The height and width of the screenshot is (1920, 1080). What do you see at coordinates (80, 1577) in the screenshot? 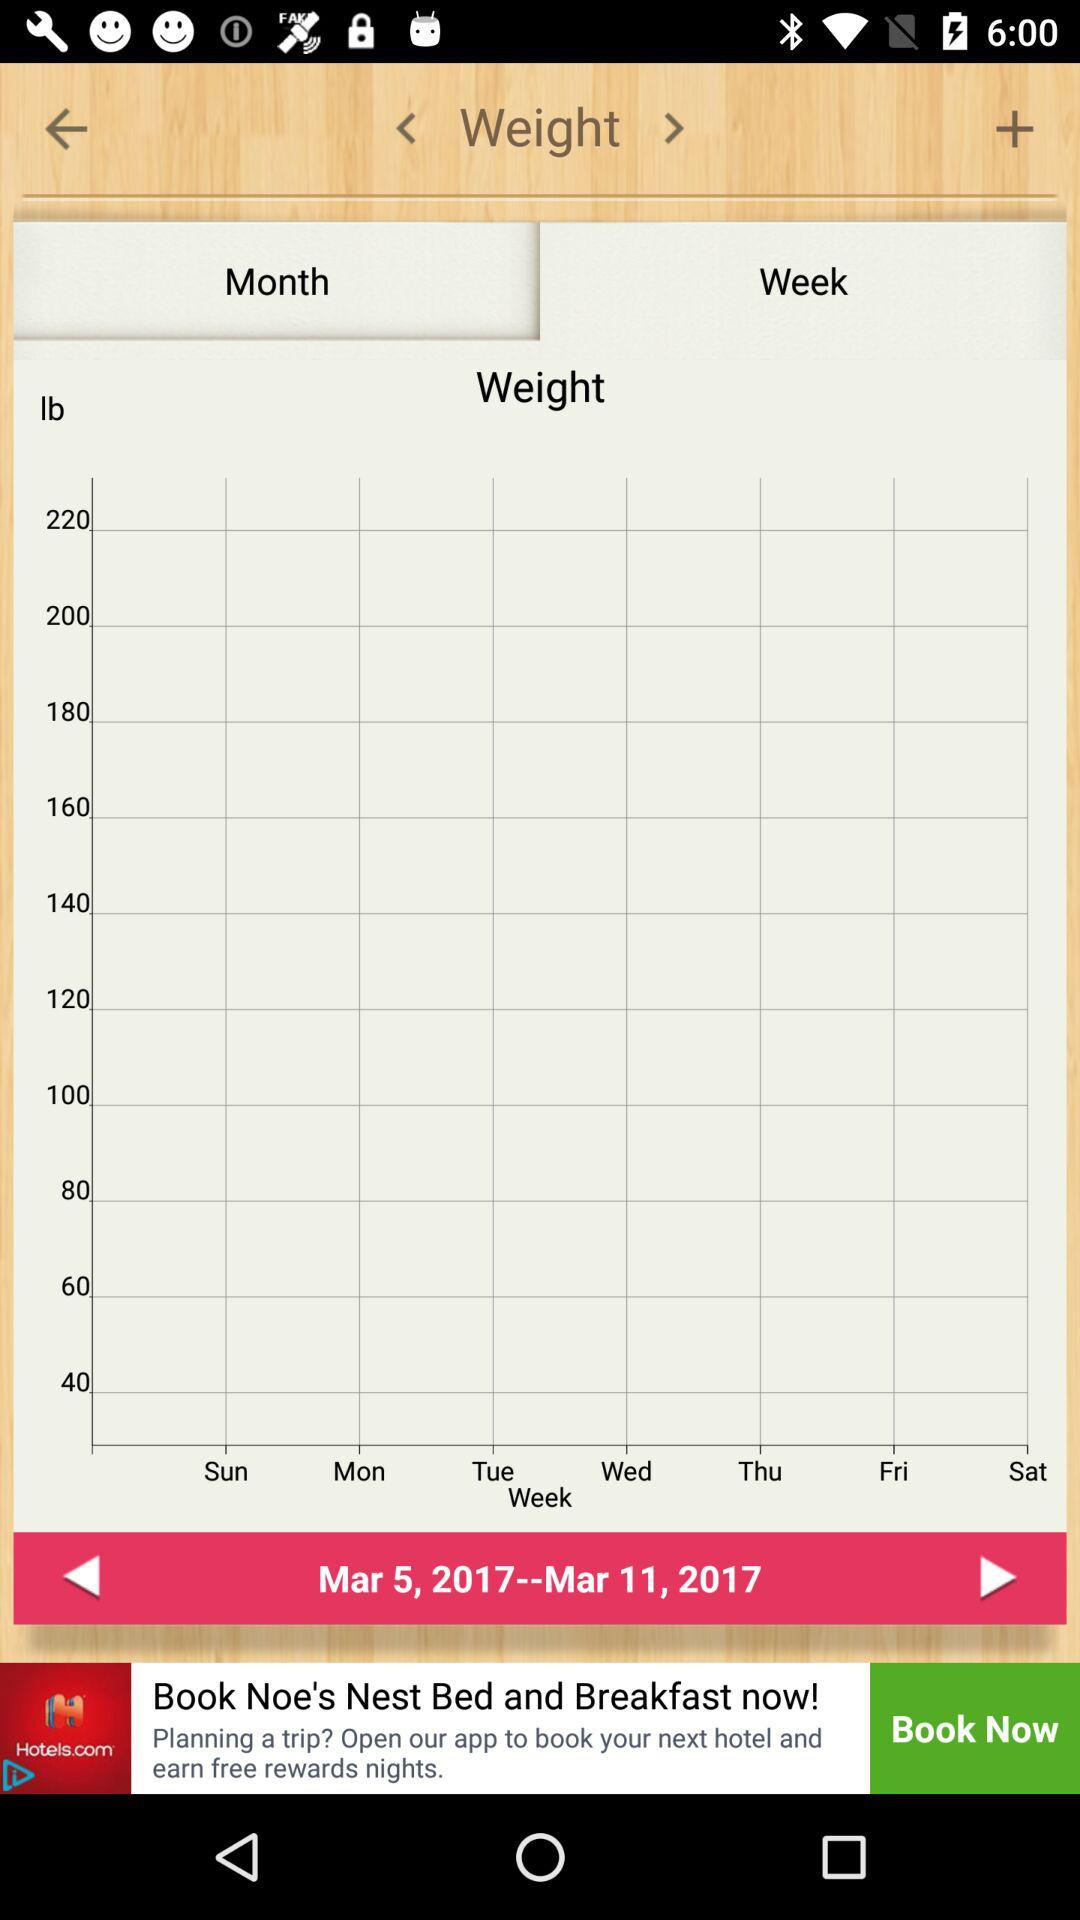
I see `go back` at bounding box center [80, 1577].